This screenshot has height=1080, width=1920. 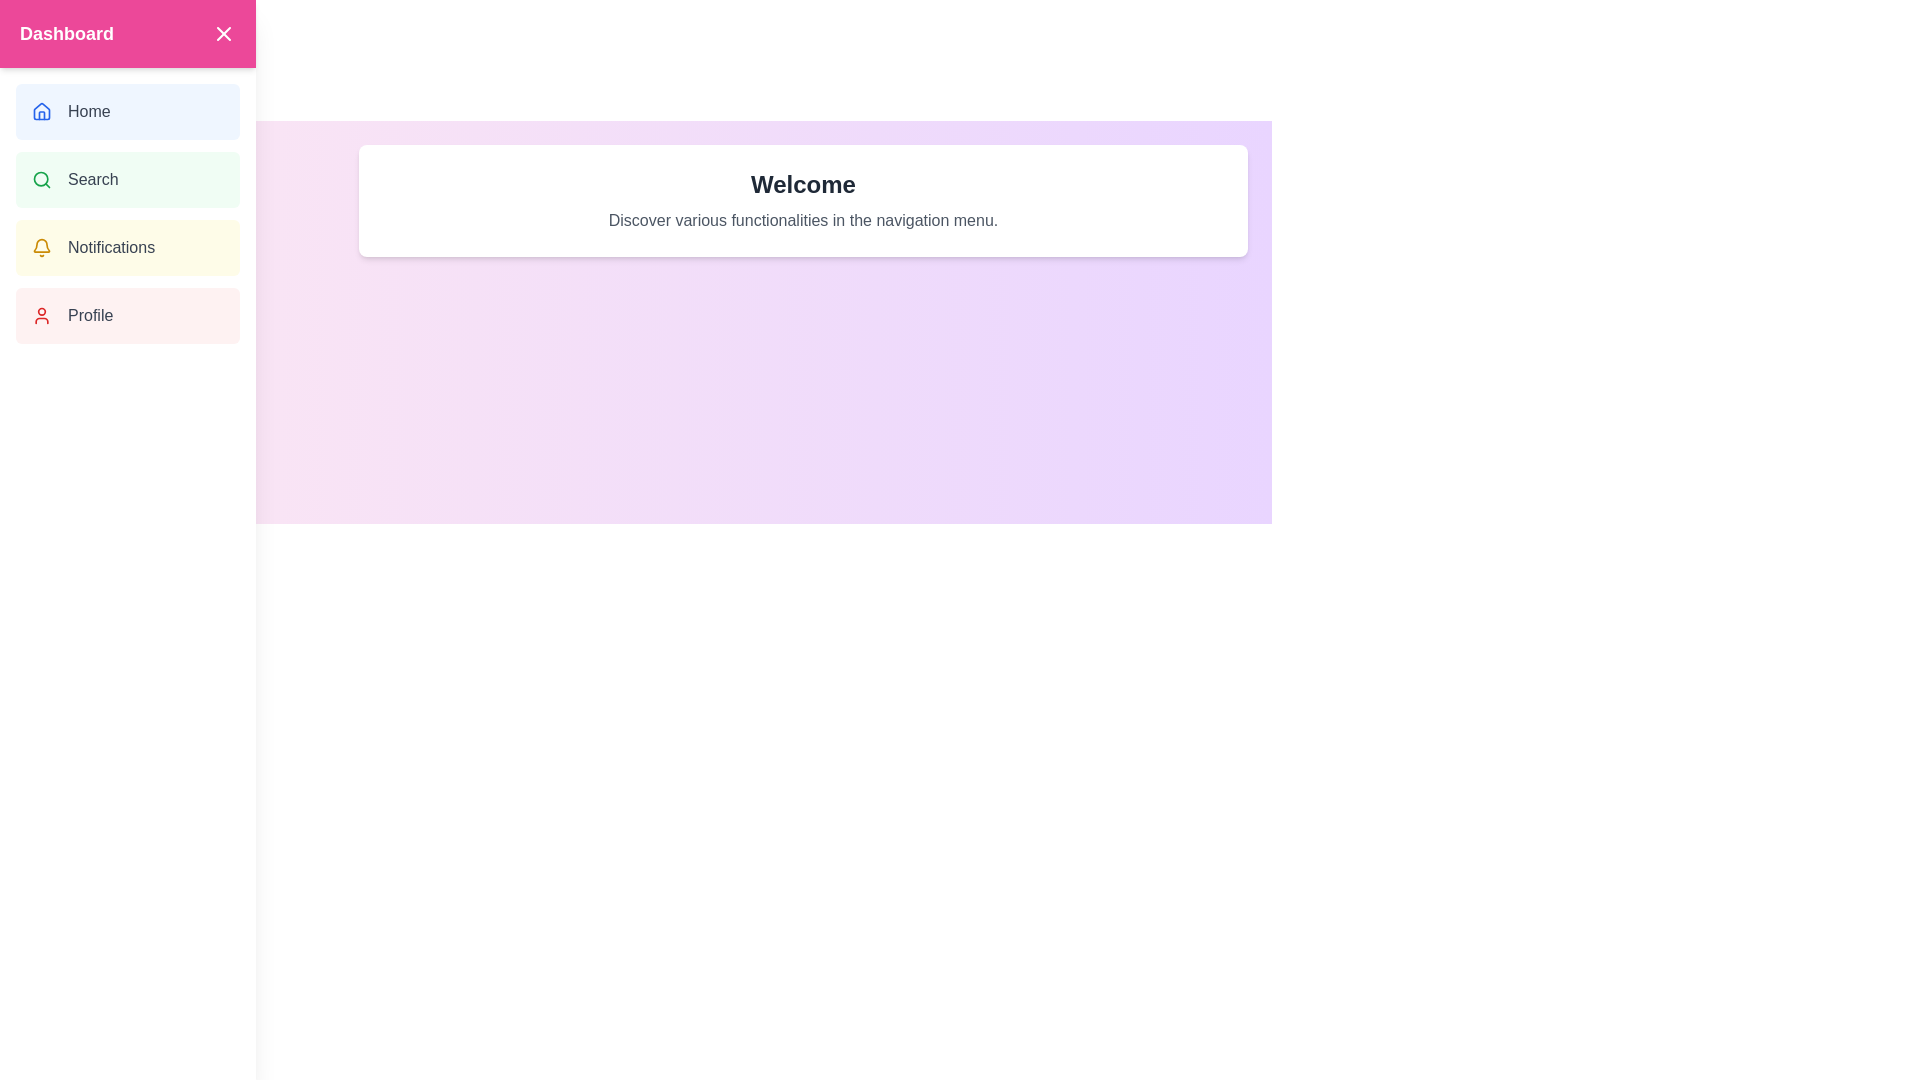 What do you see at coordinates (92, 180) in the screenshot?
I see `the 'Search' text label, which is styled in muted gray and positioned to the right of a magnifying glass icon in the vertical menu` at bounding box center [92, 180].